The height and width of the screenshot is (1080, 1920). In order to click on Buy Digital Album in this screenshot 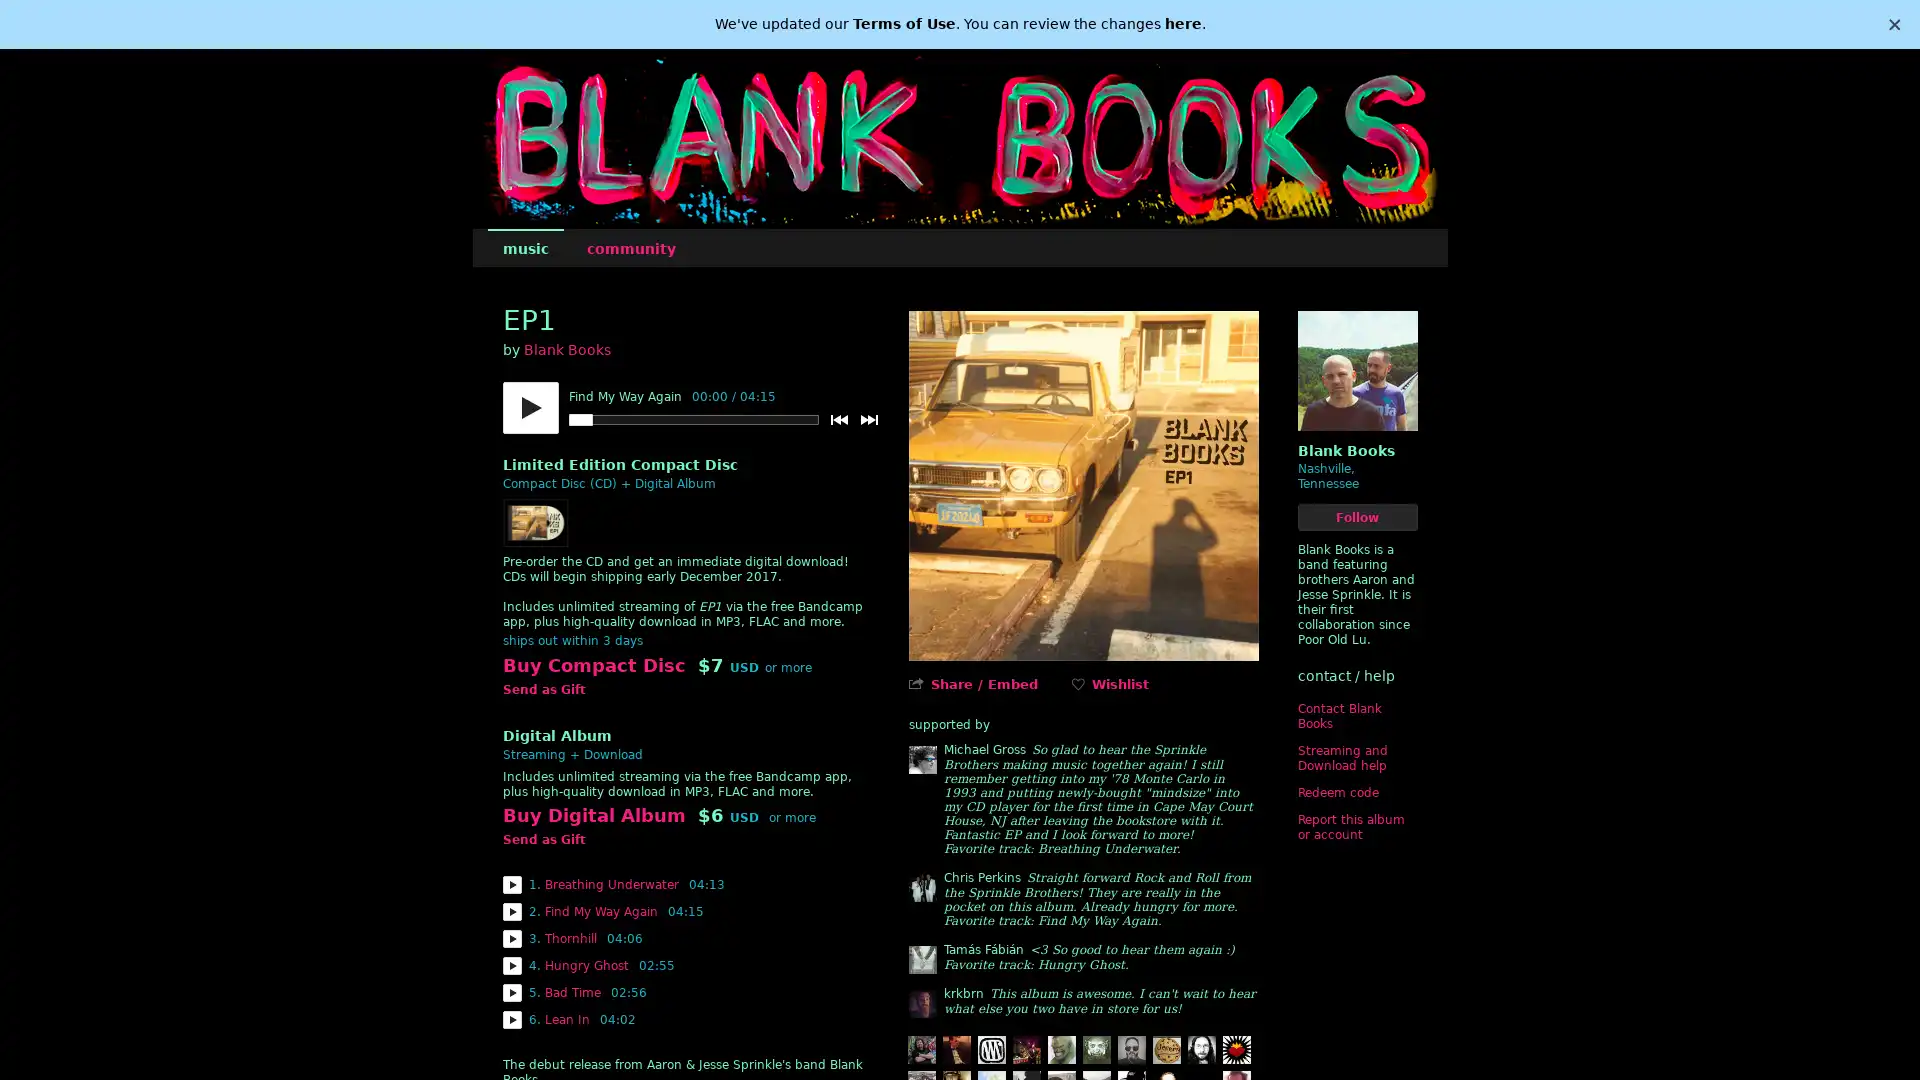, I will do `click(592, 816)`.